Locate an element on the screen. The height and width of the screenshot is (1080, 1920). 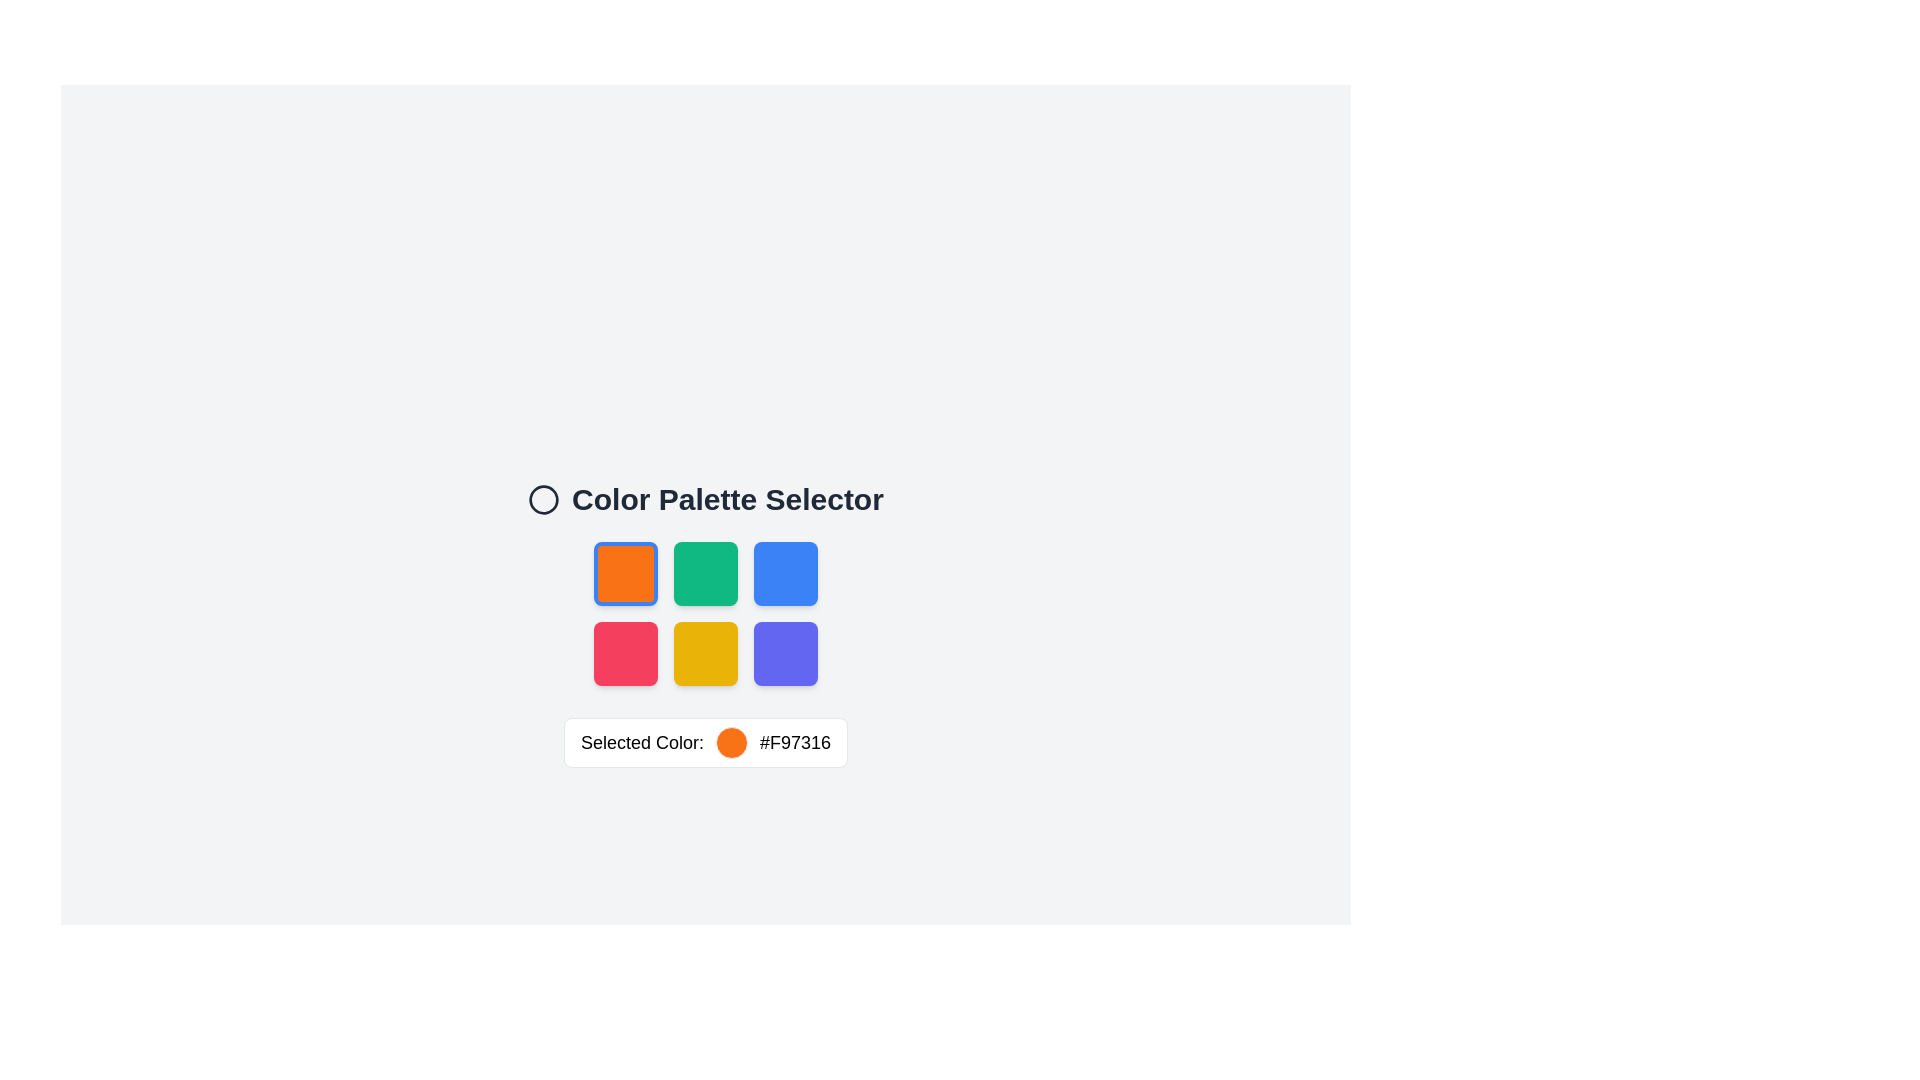
the Text Label that serves as a title for the color palette selection interface, located centrally above the grid of colorful squares is located at coordinates (705, 499).